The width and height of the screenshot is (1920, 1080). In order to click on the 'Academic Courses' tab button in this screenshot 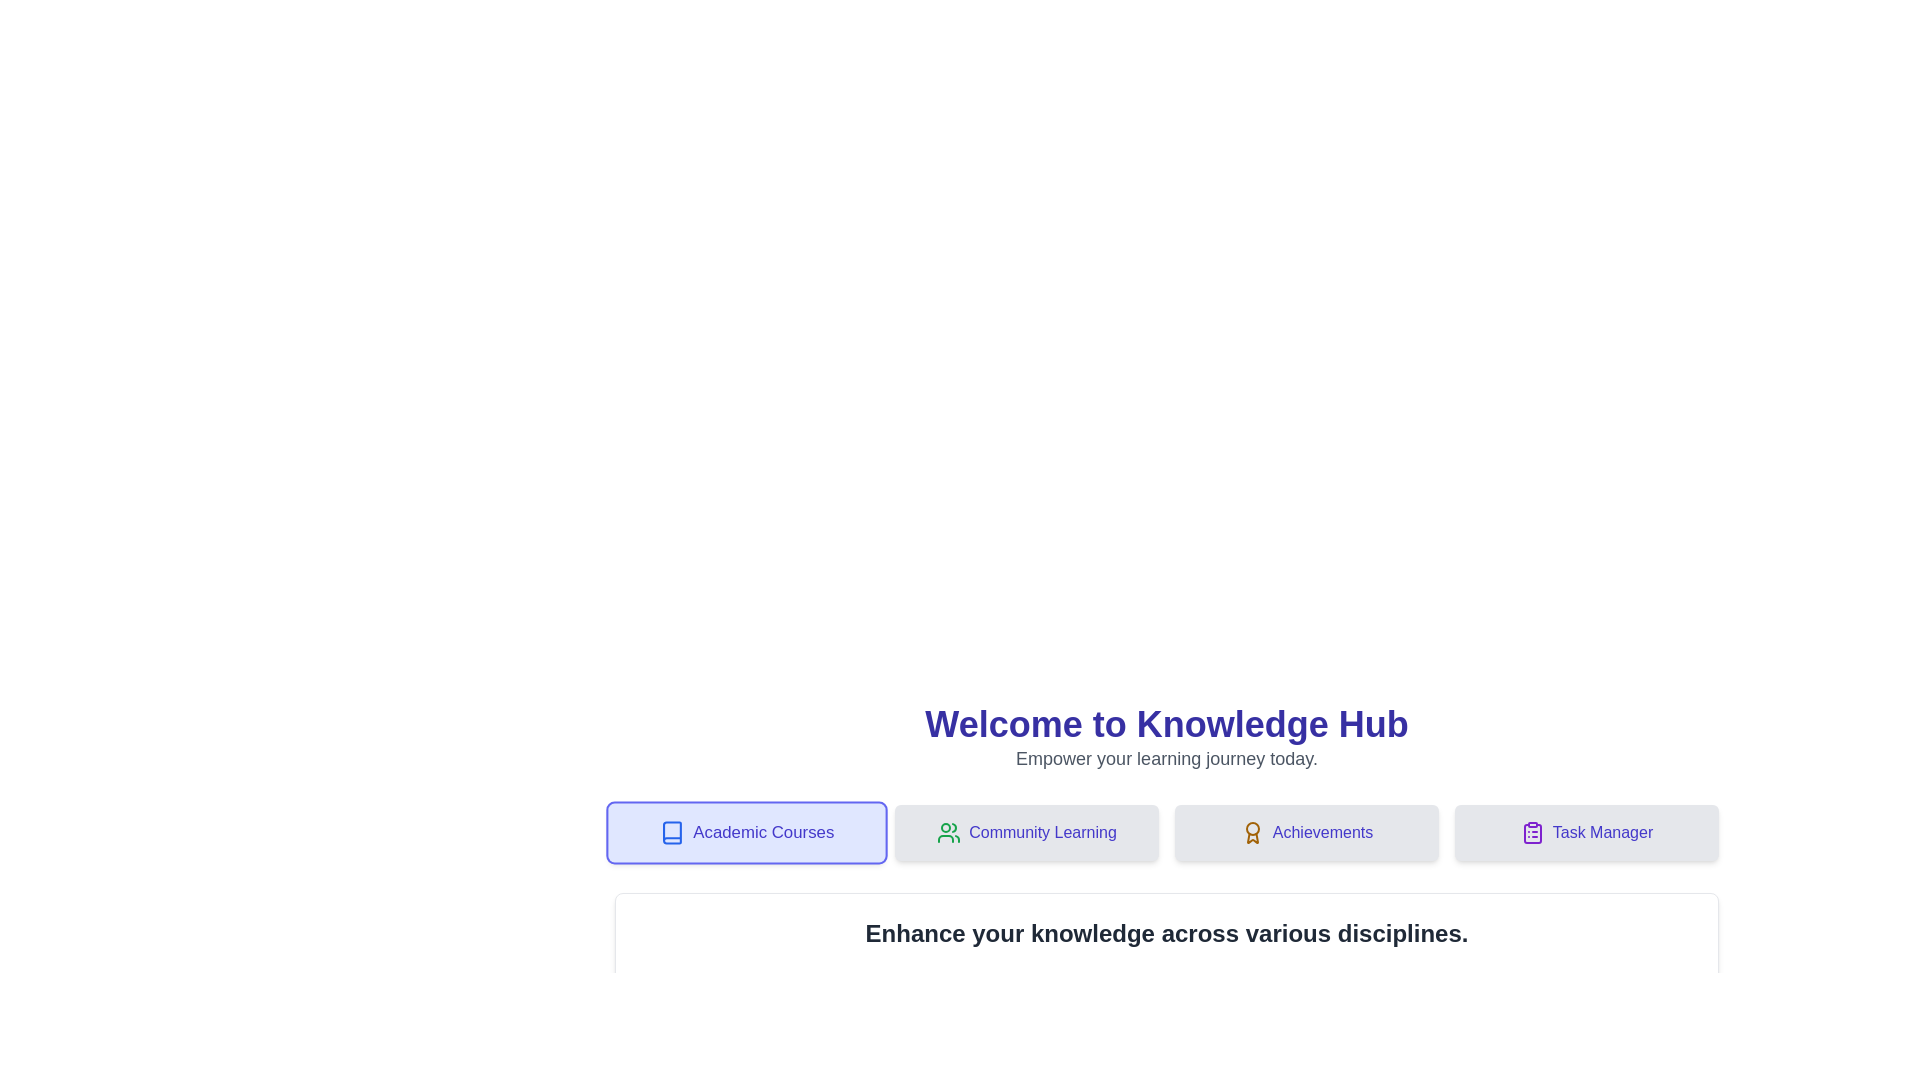, I will do `click(746, 833)`.